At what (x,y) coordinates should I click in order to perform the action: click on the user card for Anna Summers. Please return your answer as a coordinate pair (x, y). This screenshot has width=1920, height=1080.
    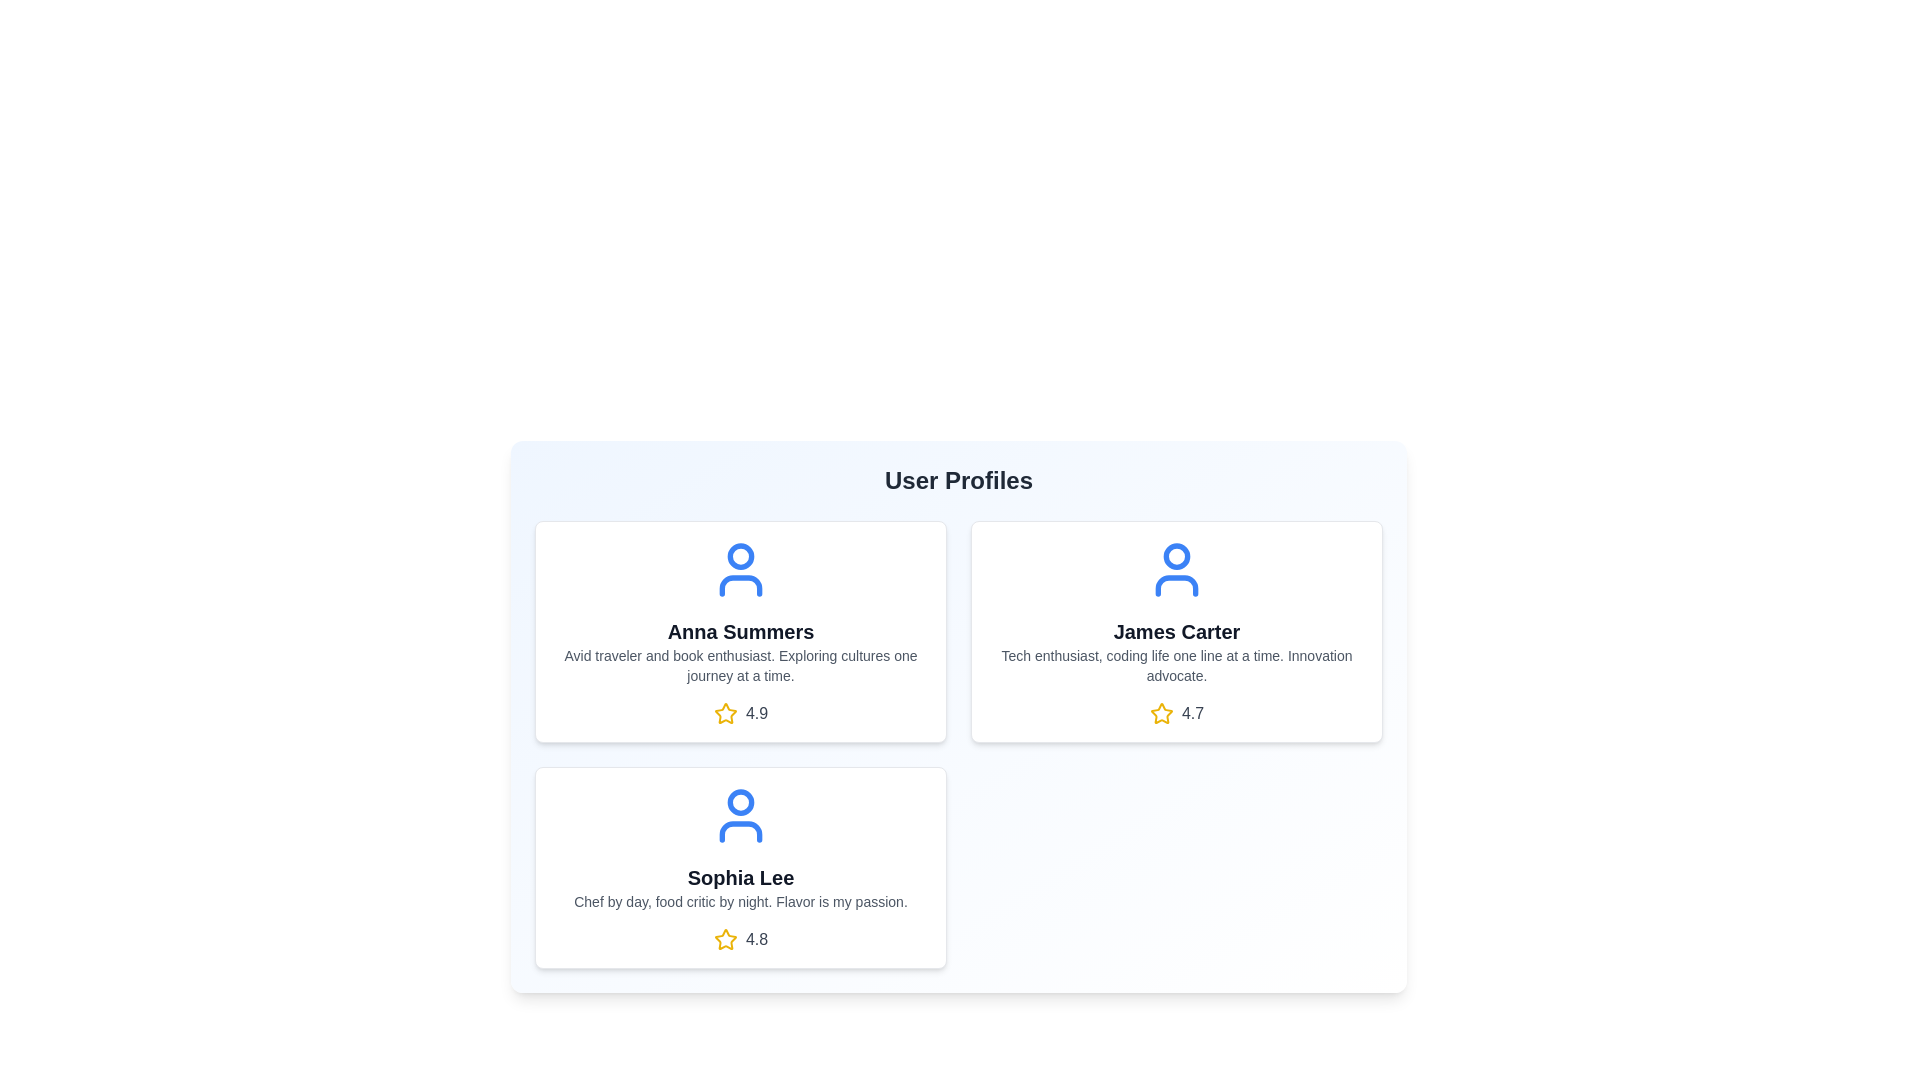
    Looking at the image, I should click on (739, 632).